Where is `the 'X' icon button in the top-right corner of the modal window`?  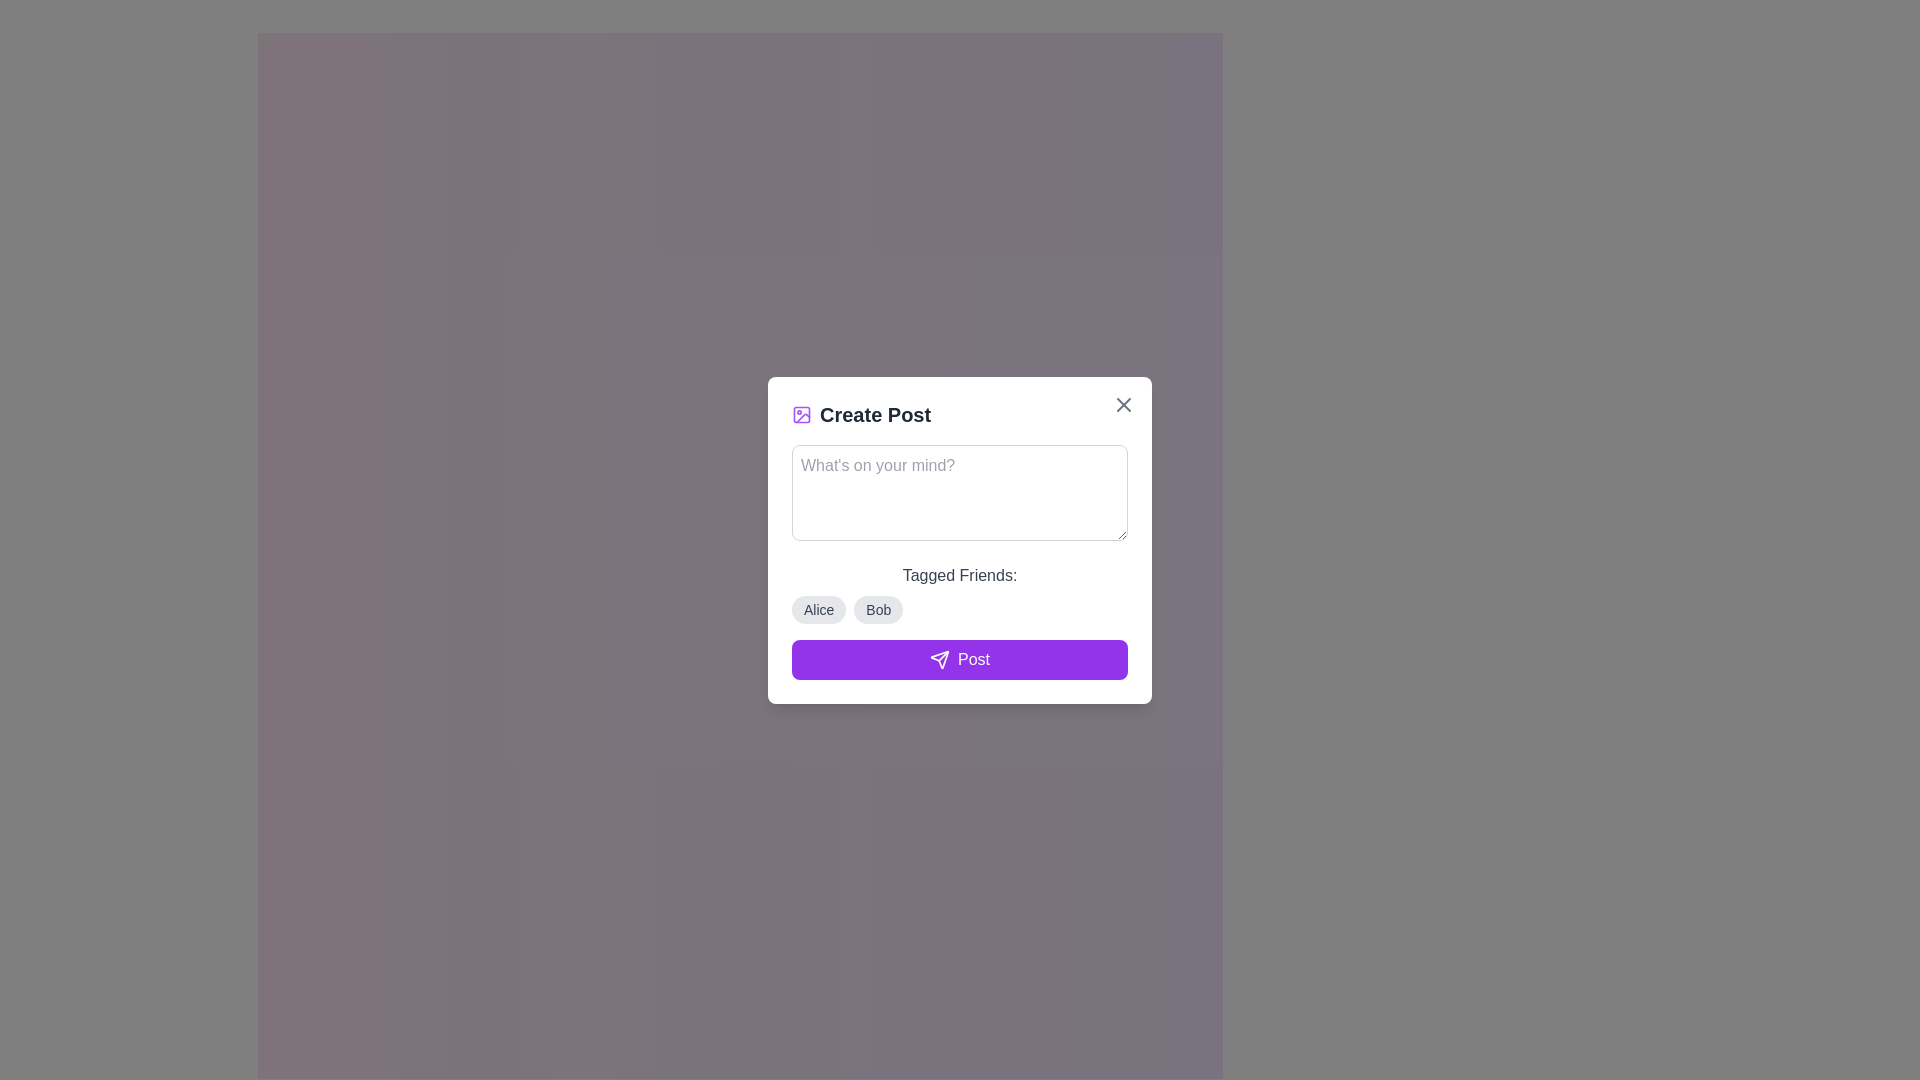
the 'X' icon button in the top-right corner of the modal window is located at coordinates (1123, 404).